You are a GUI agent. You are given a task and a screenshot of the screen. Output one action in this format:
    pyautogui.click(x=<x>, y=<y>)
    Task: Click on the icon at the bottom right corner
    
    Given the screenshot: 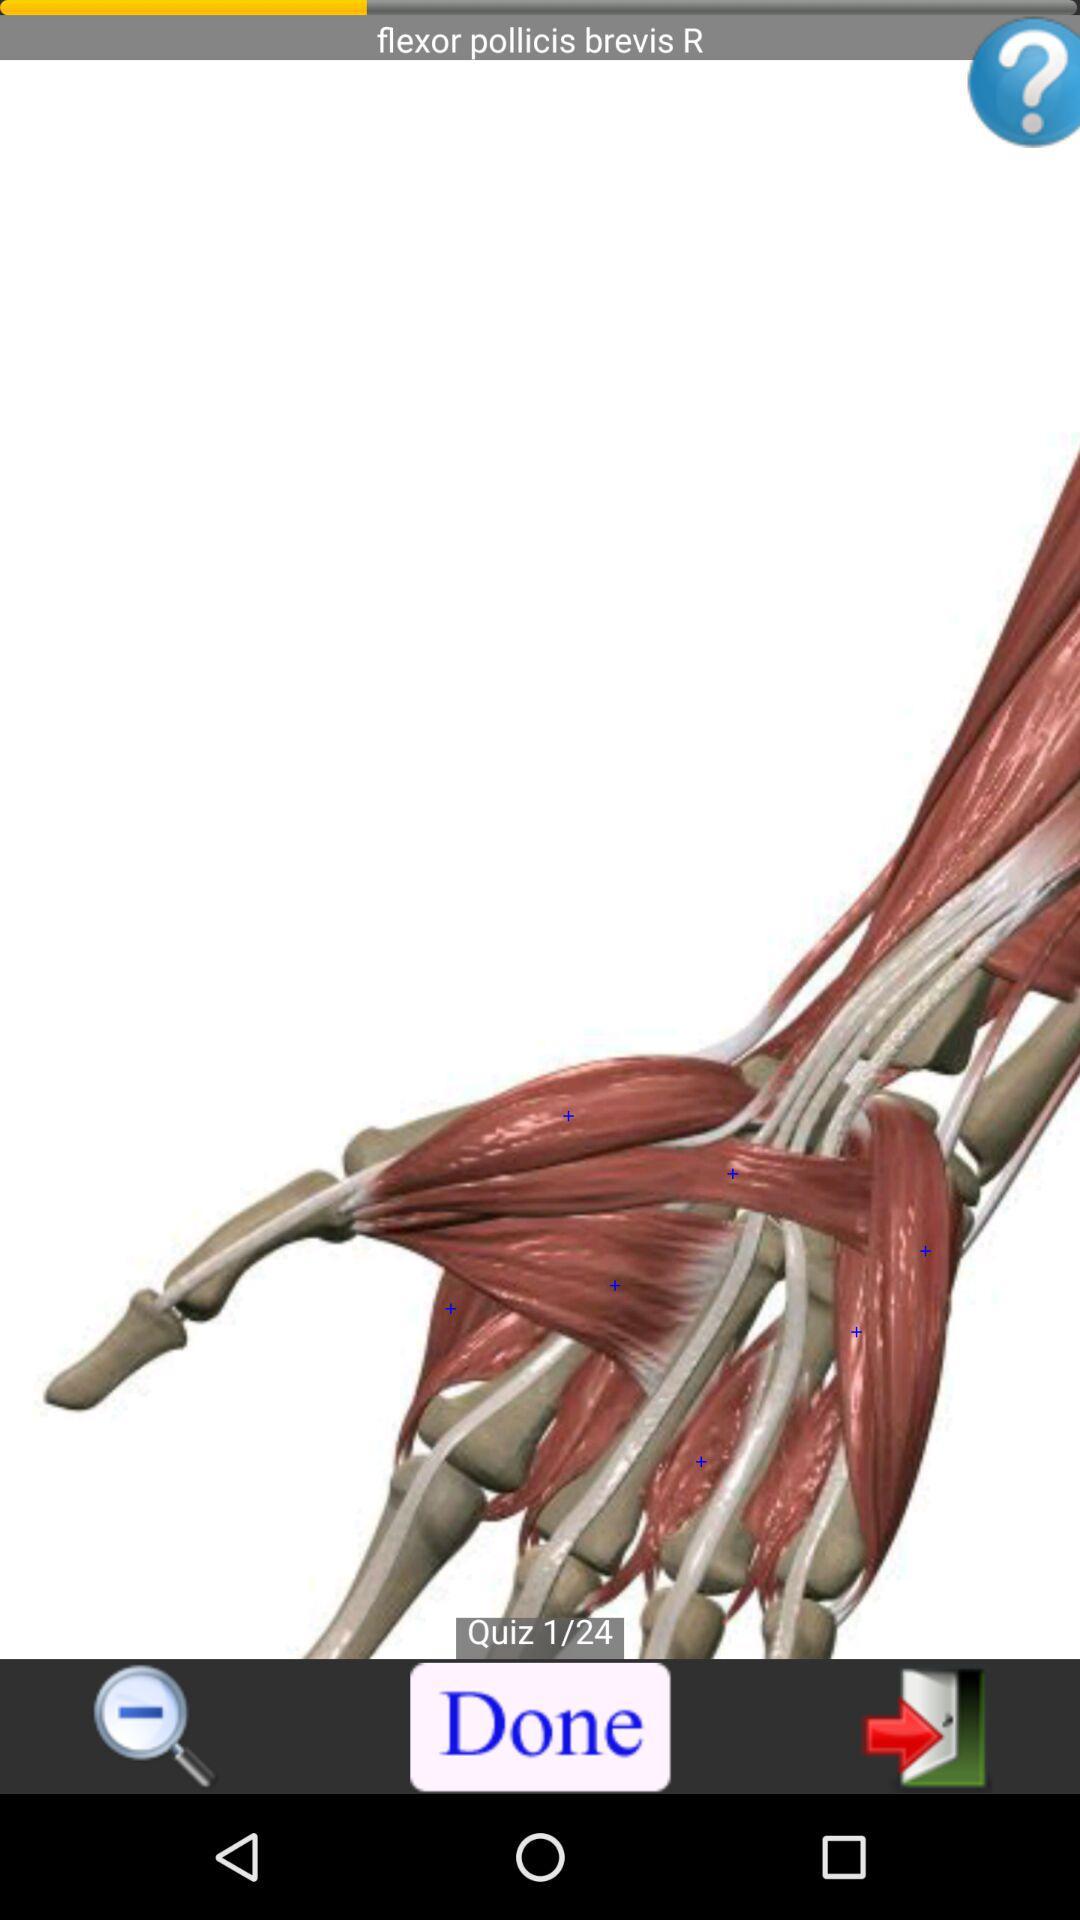 What is the action you would take?
    pyautogui.click(x=926, y=1725)
    